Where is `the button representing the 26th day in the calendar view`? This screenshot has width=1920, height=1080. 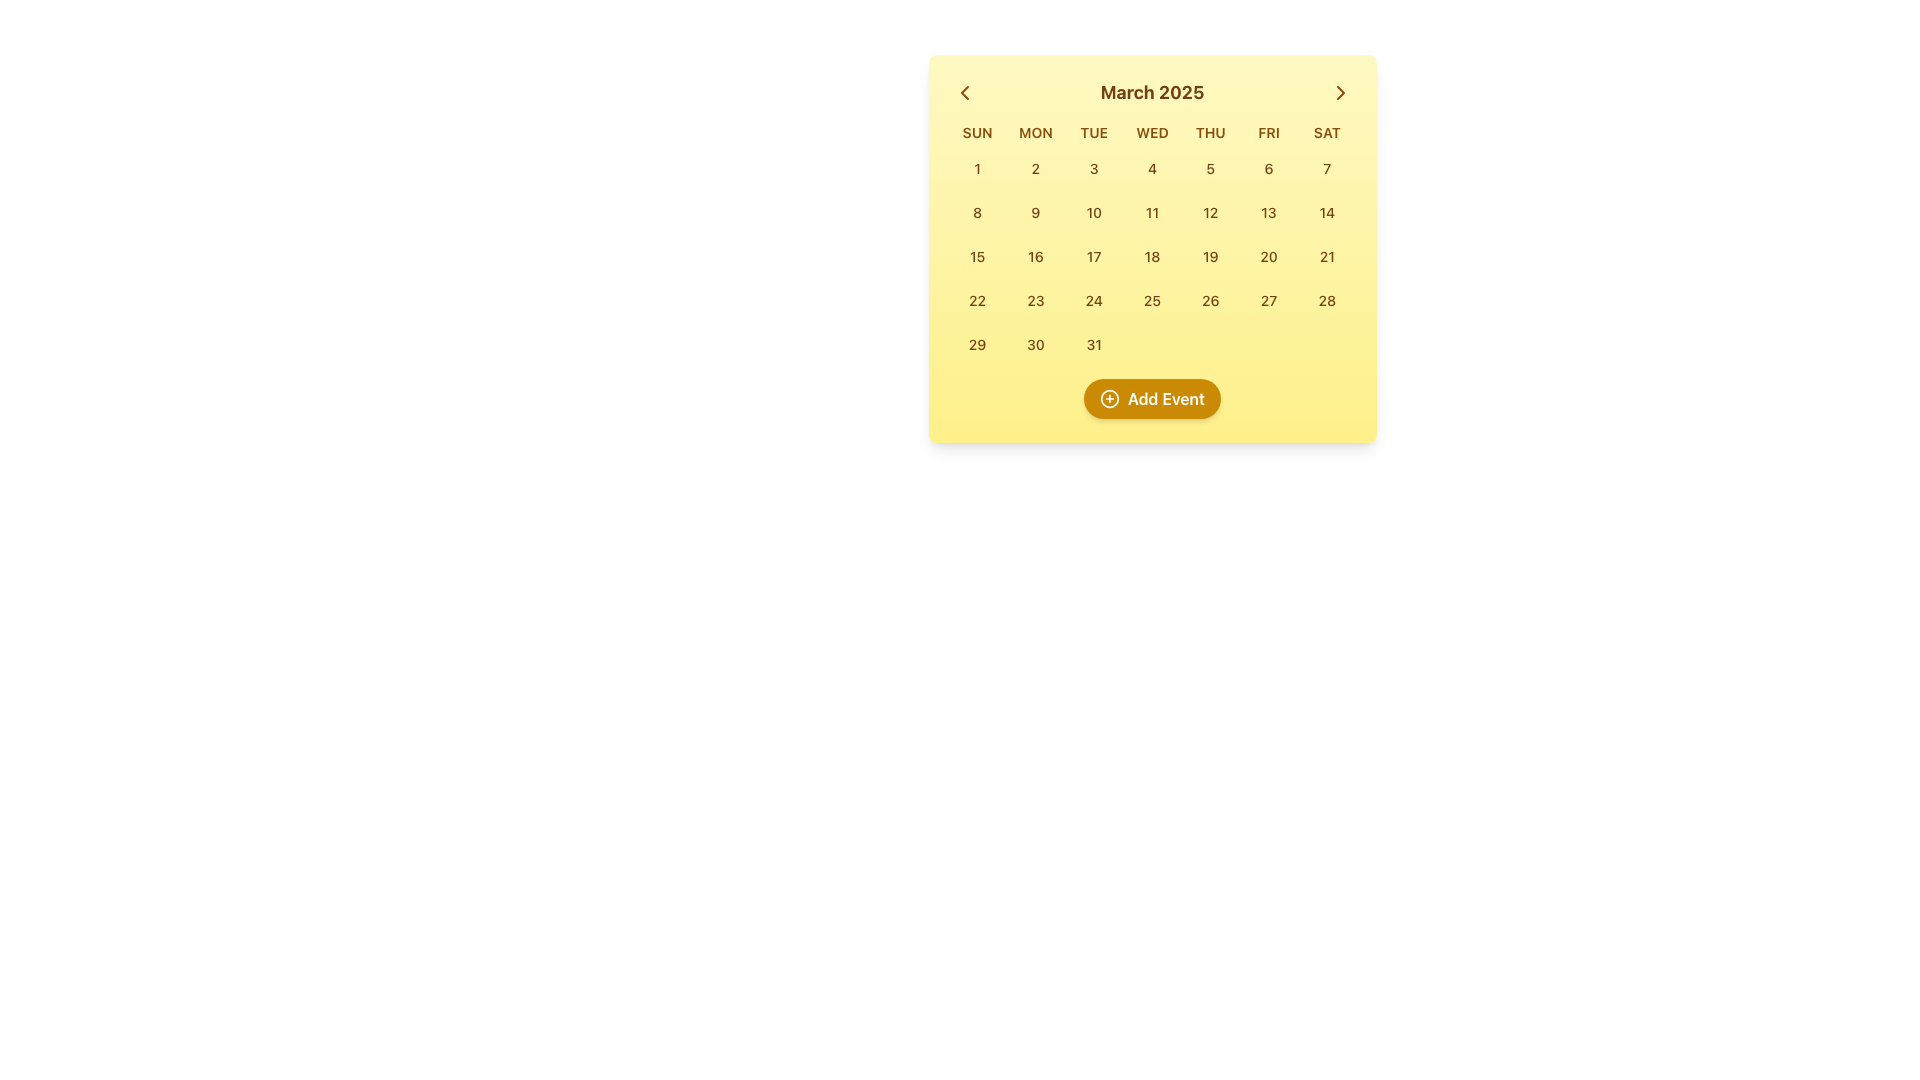 the button representing the 26th day in the calendar view is located at coordinates (1209, 300).